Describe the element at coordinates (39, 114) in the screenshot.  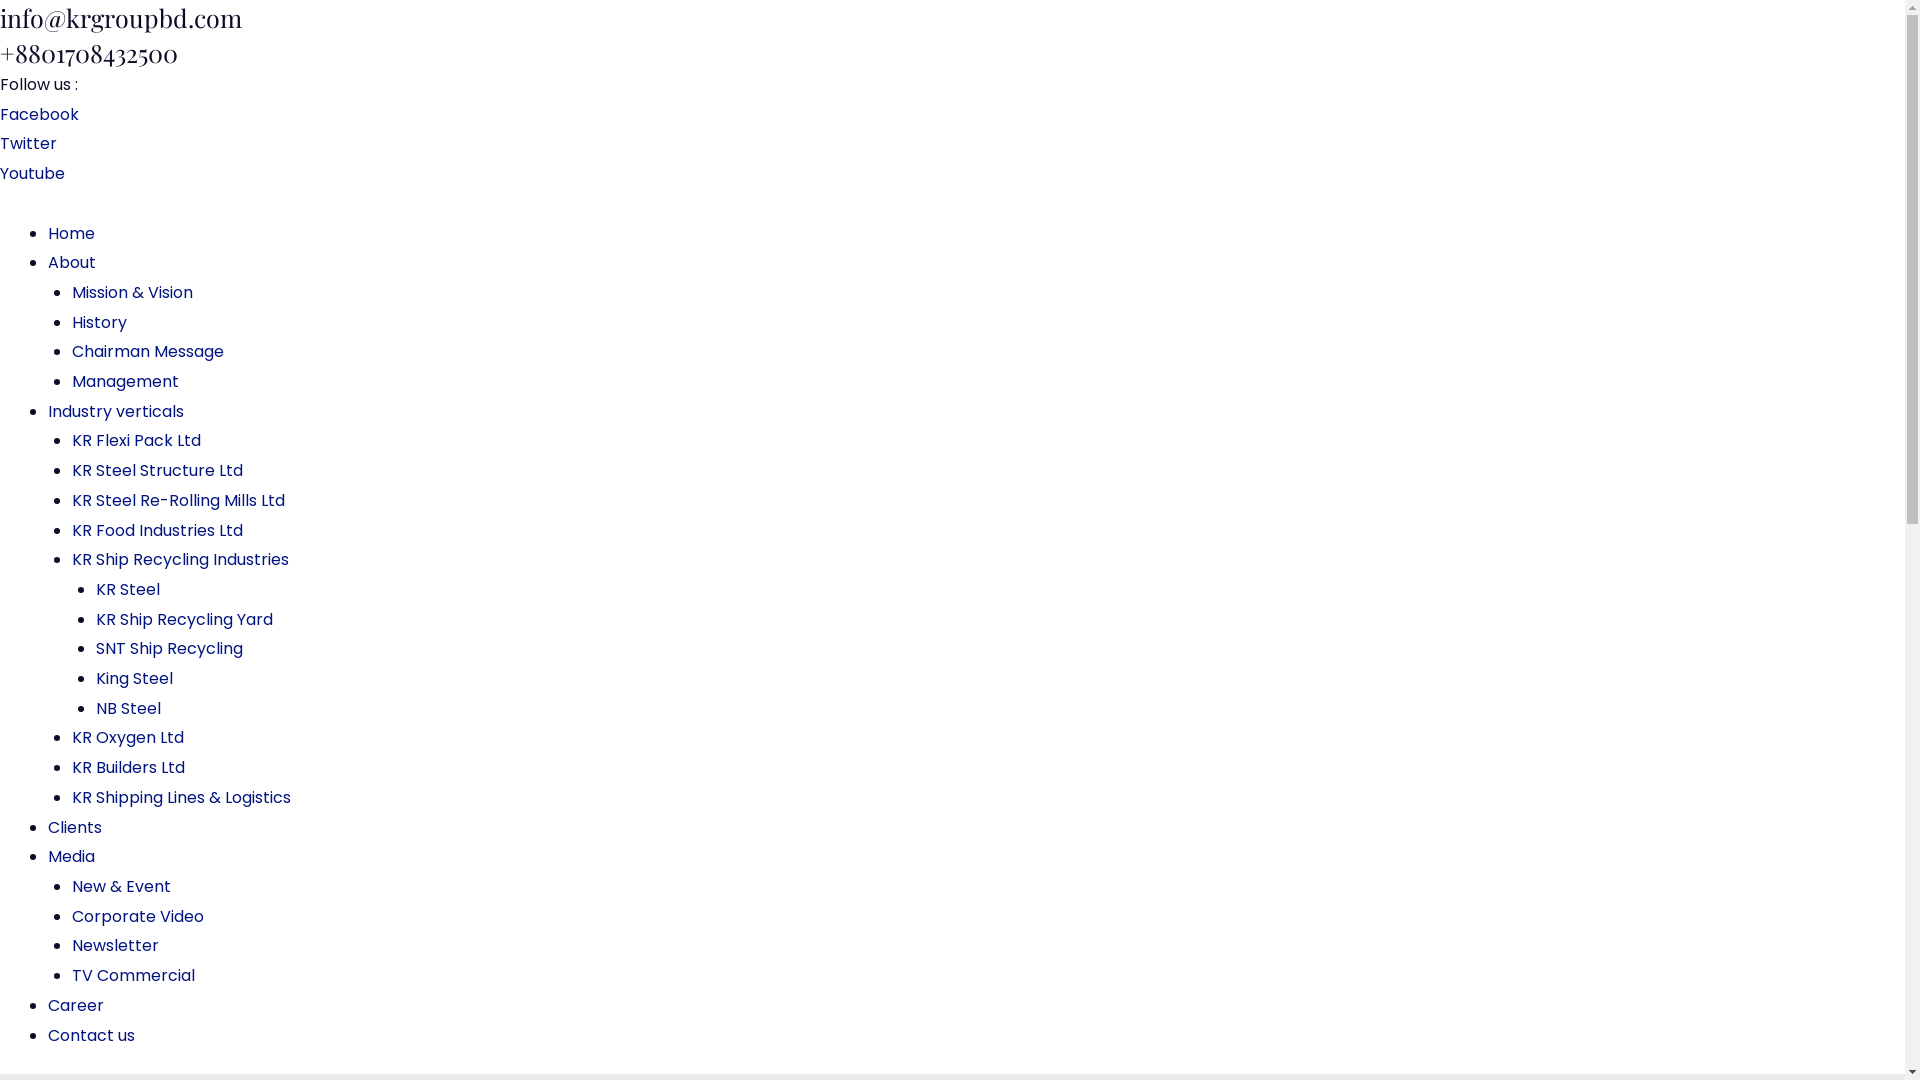
I see `'Facebook'` at that location.